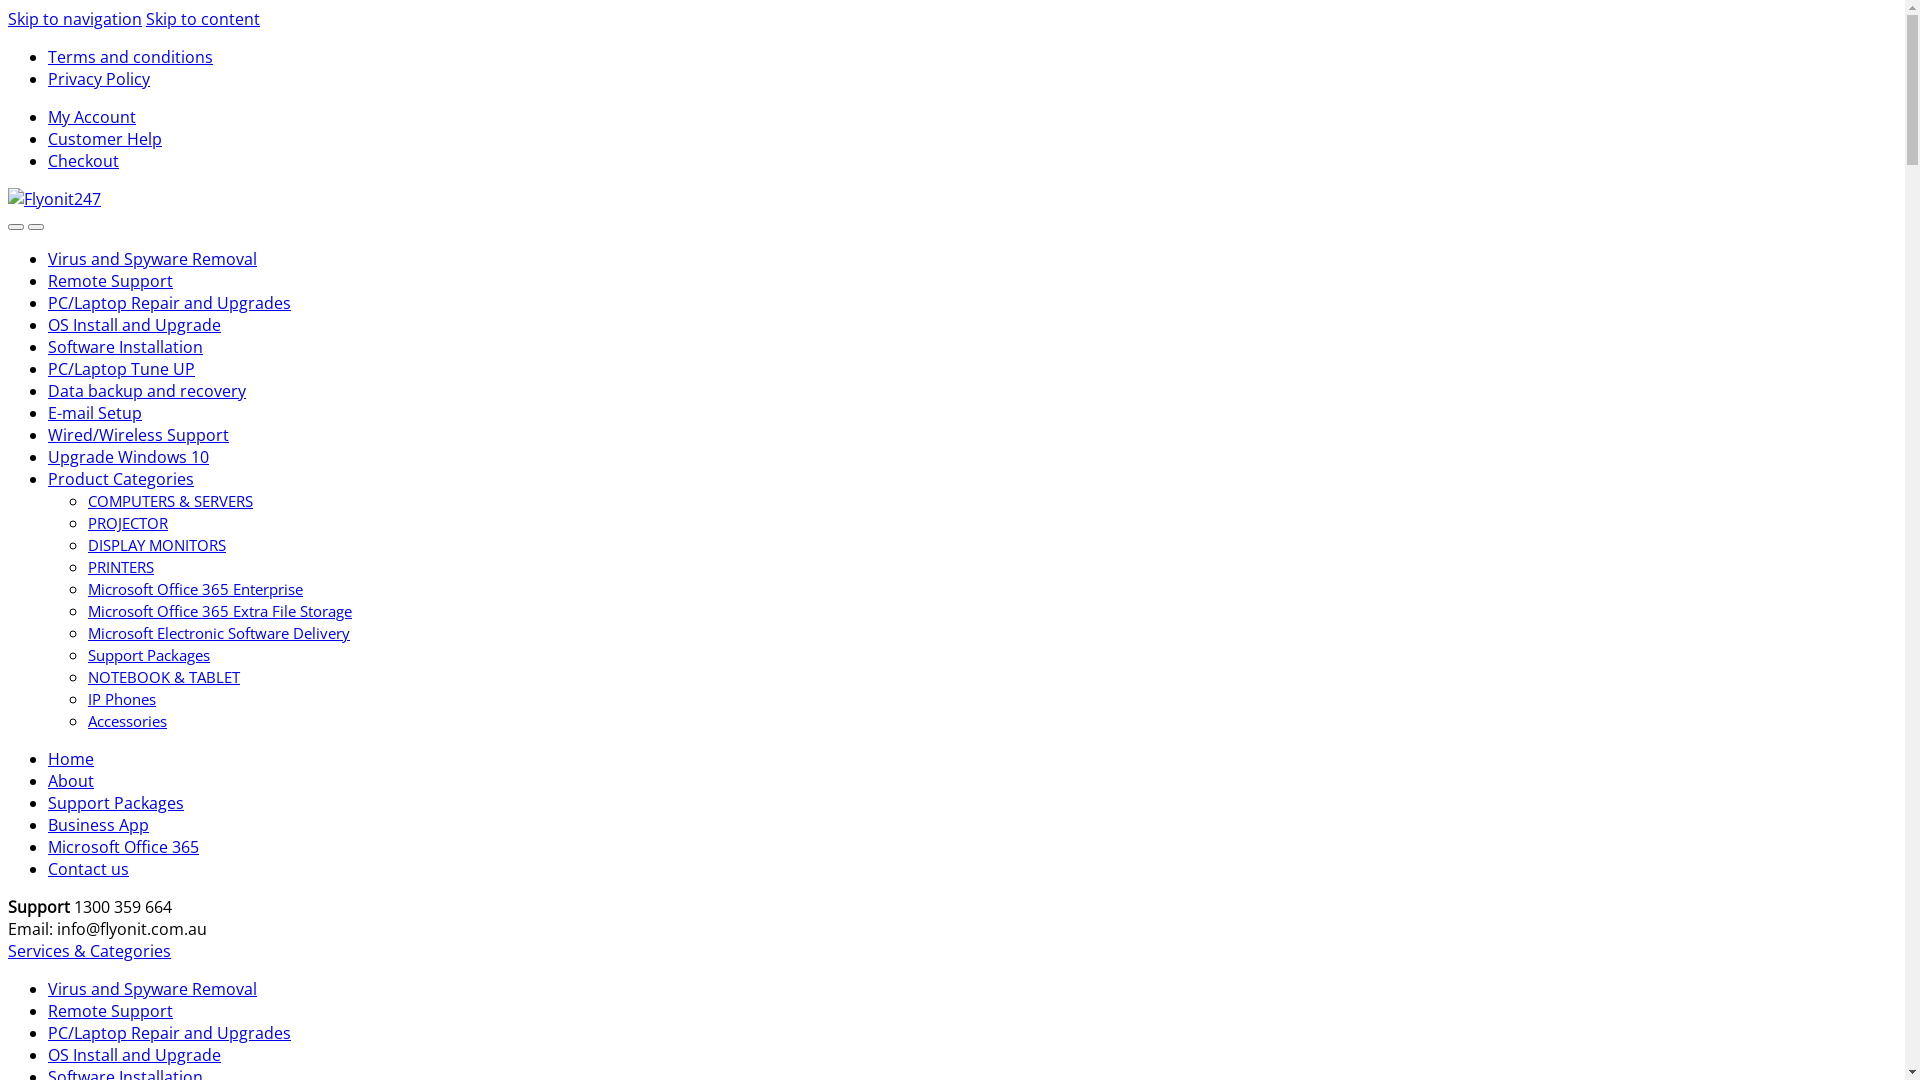 The height and width of the screenshot is (1080, 1920). Describe the element at coordinates (195, 588) in the screenshot. I see `'Microsoft Office 365 Enterprise'` at that location.